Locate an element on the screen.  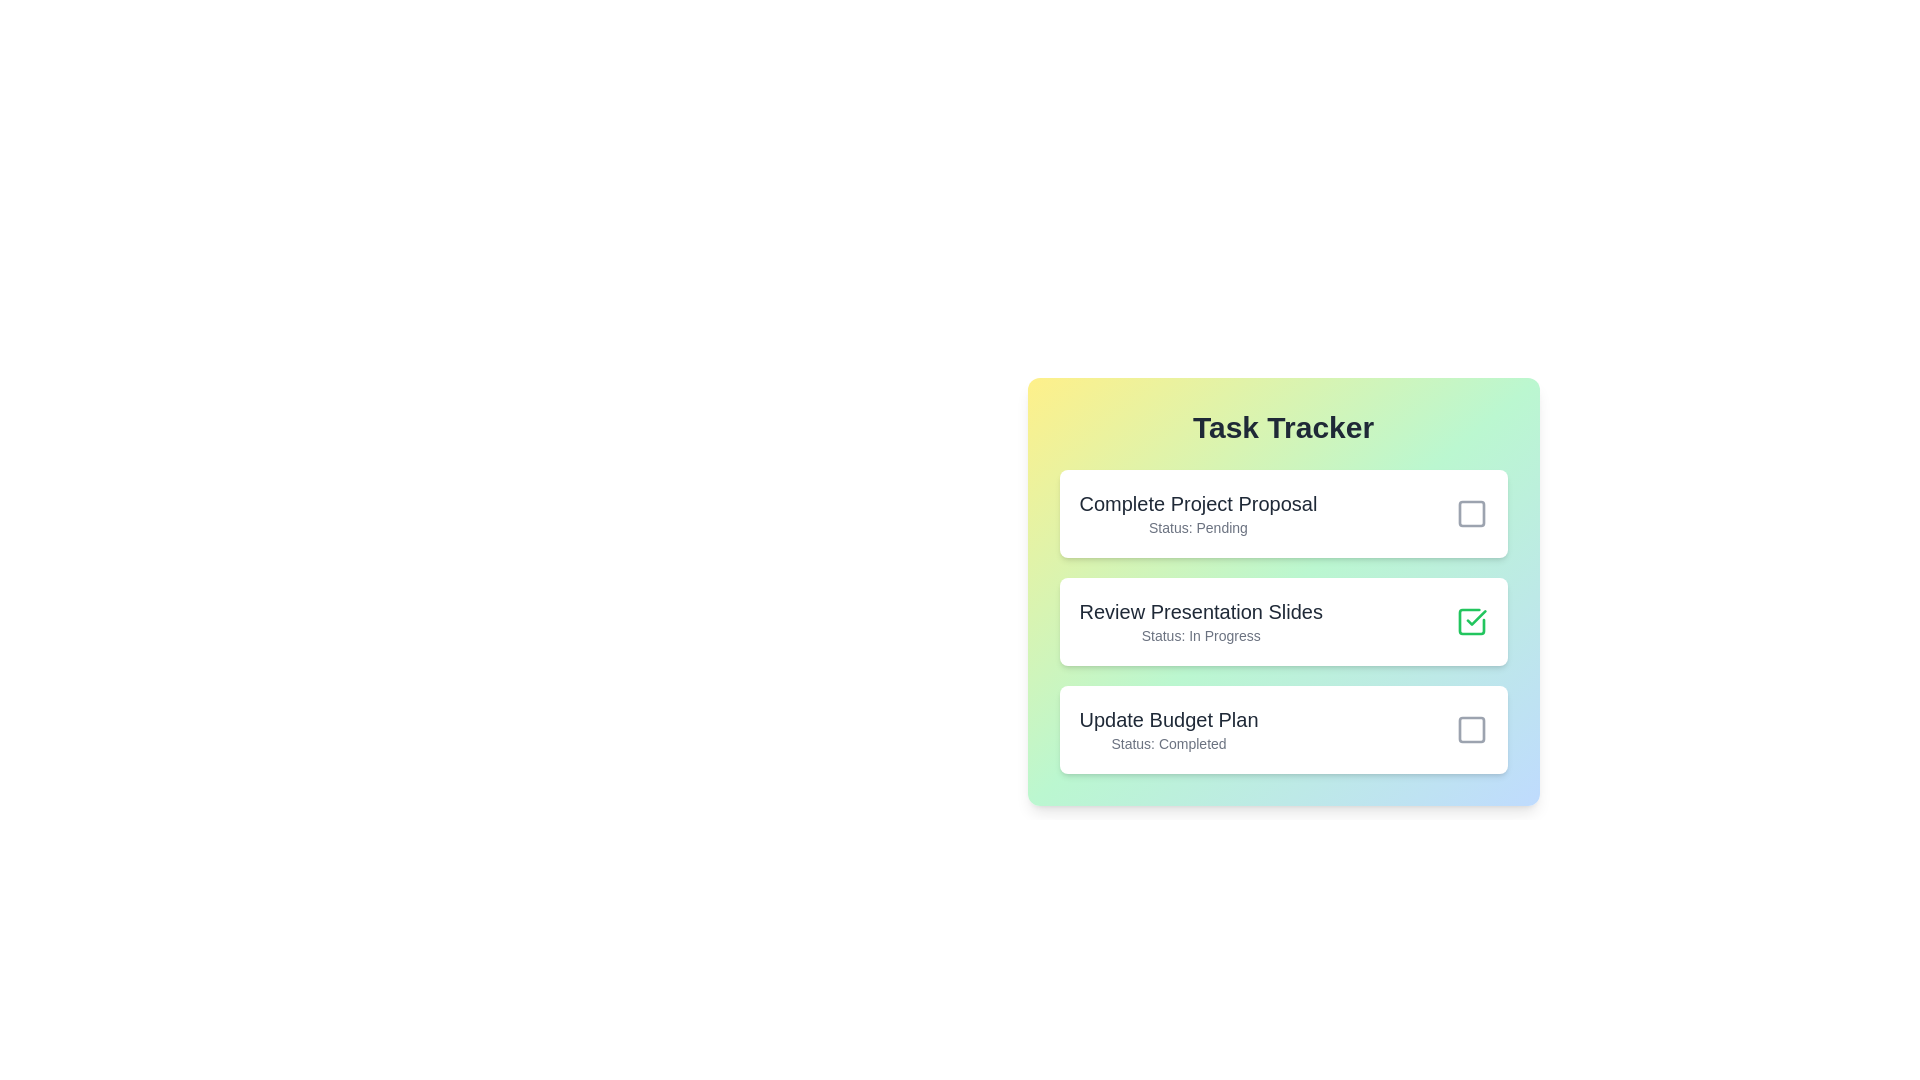
the checkbox corresponding to the task 'Review Presentation Slides' is located at coordinates (1471, 620).